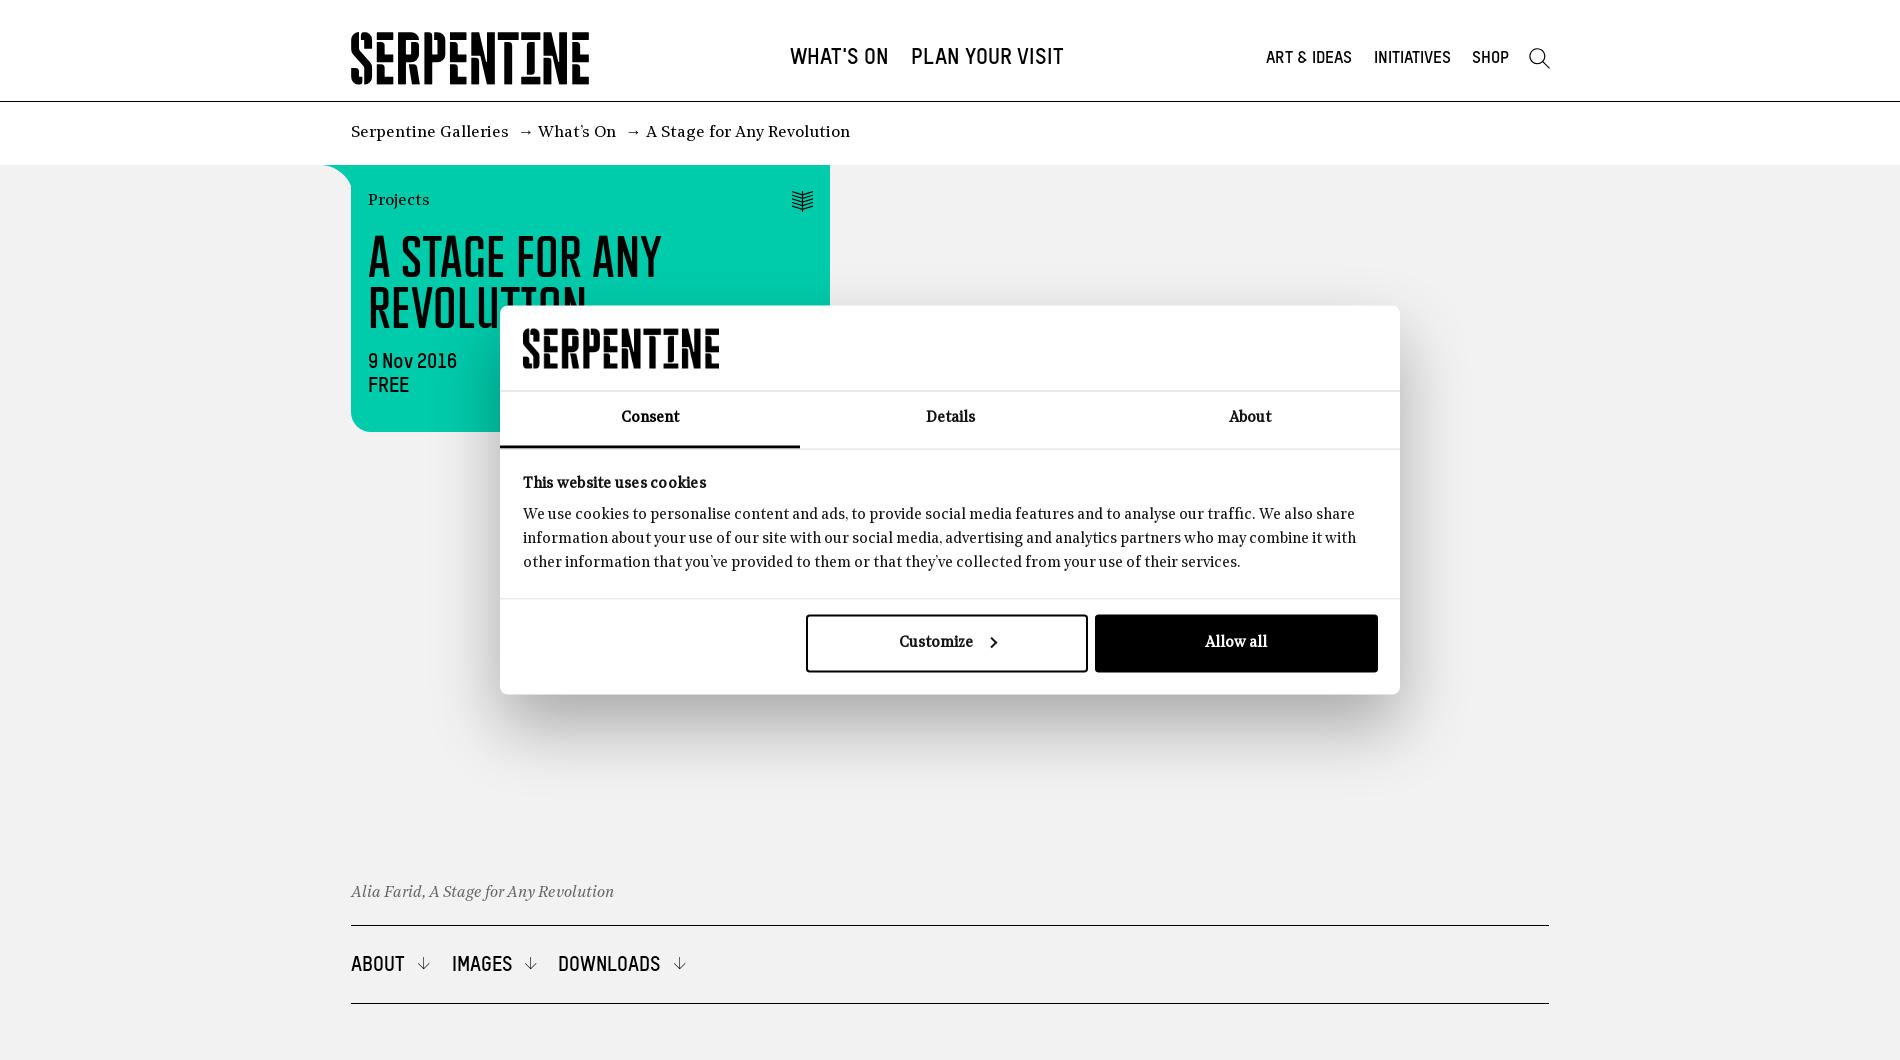 The width and height of the screenshot is (1900, 1060). Describe the element at coordinates (577, 132) in the screenshot. I see `'What’s On'` at that location.